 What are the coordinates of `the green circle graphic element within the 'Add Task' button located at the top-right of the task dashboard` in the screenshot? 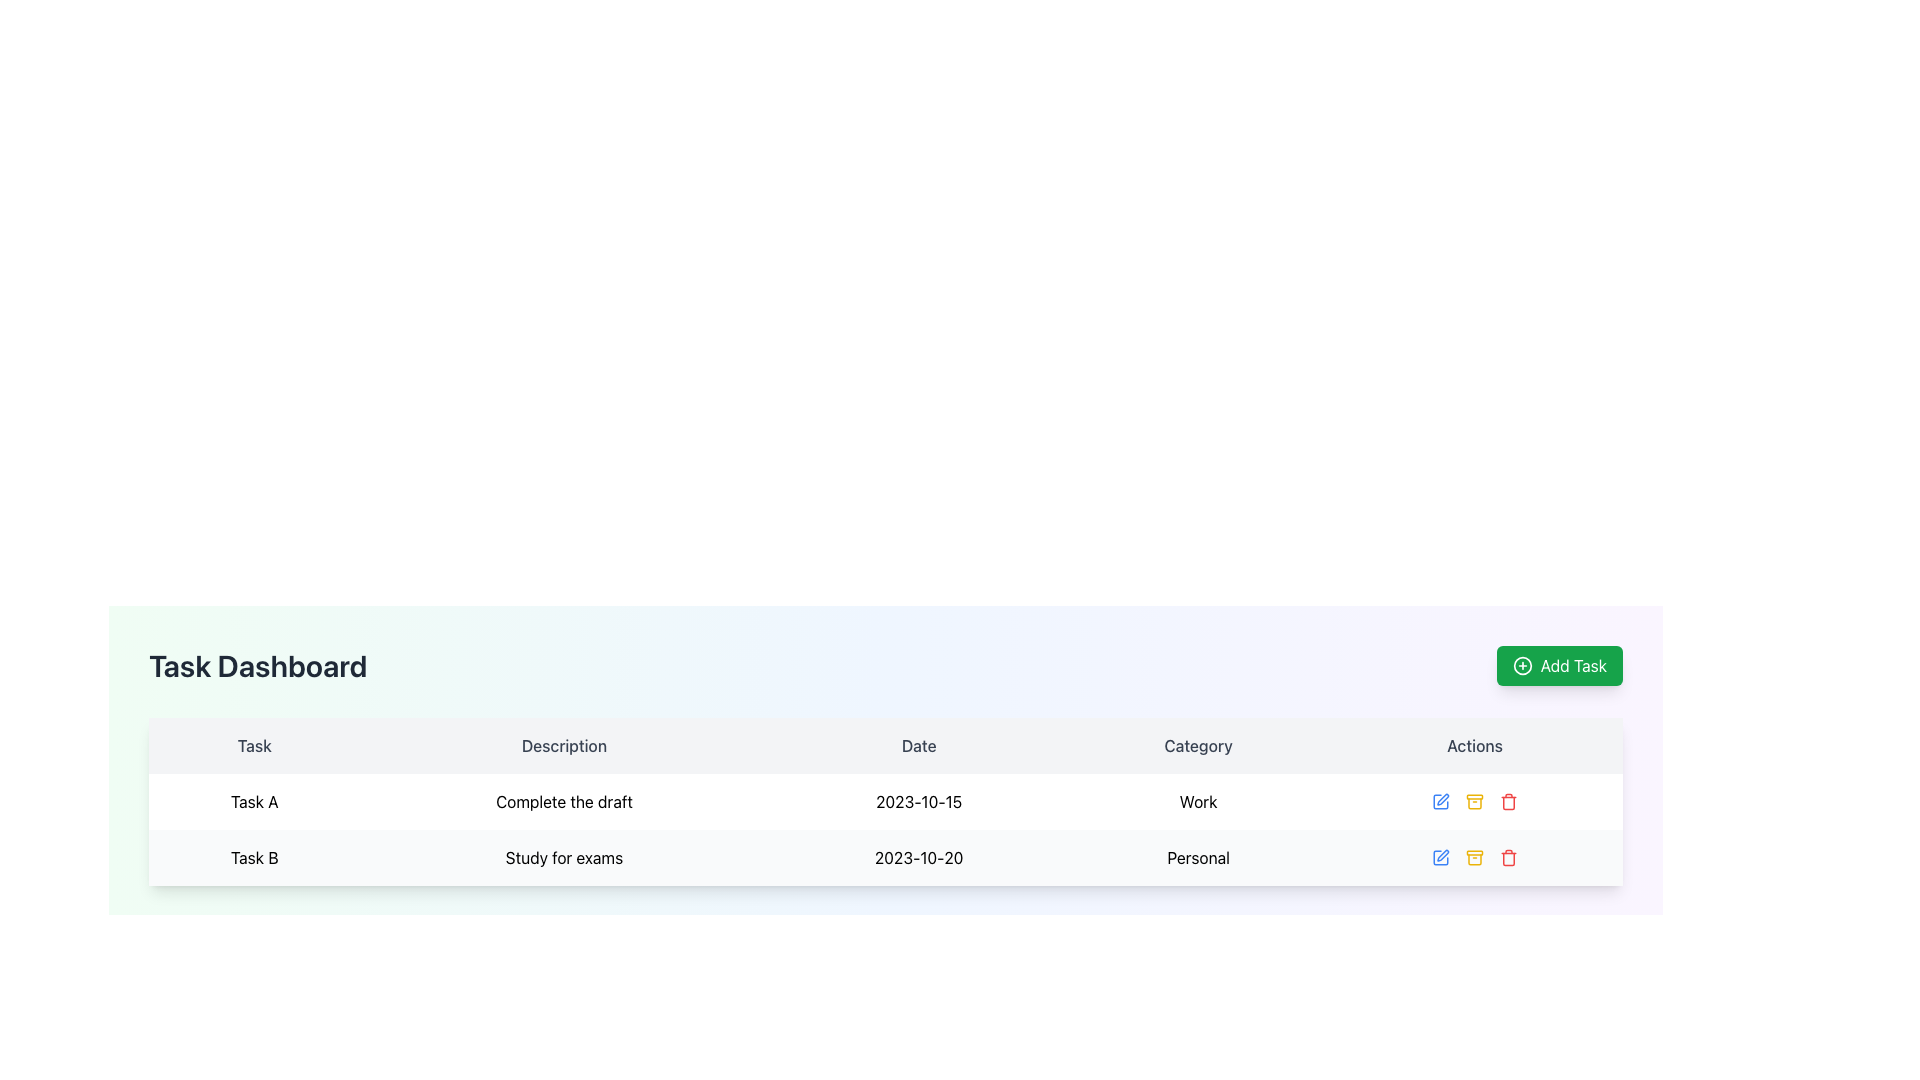 It's located at (1521, 666).